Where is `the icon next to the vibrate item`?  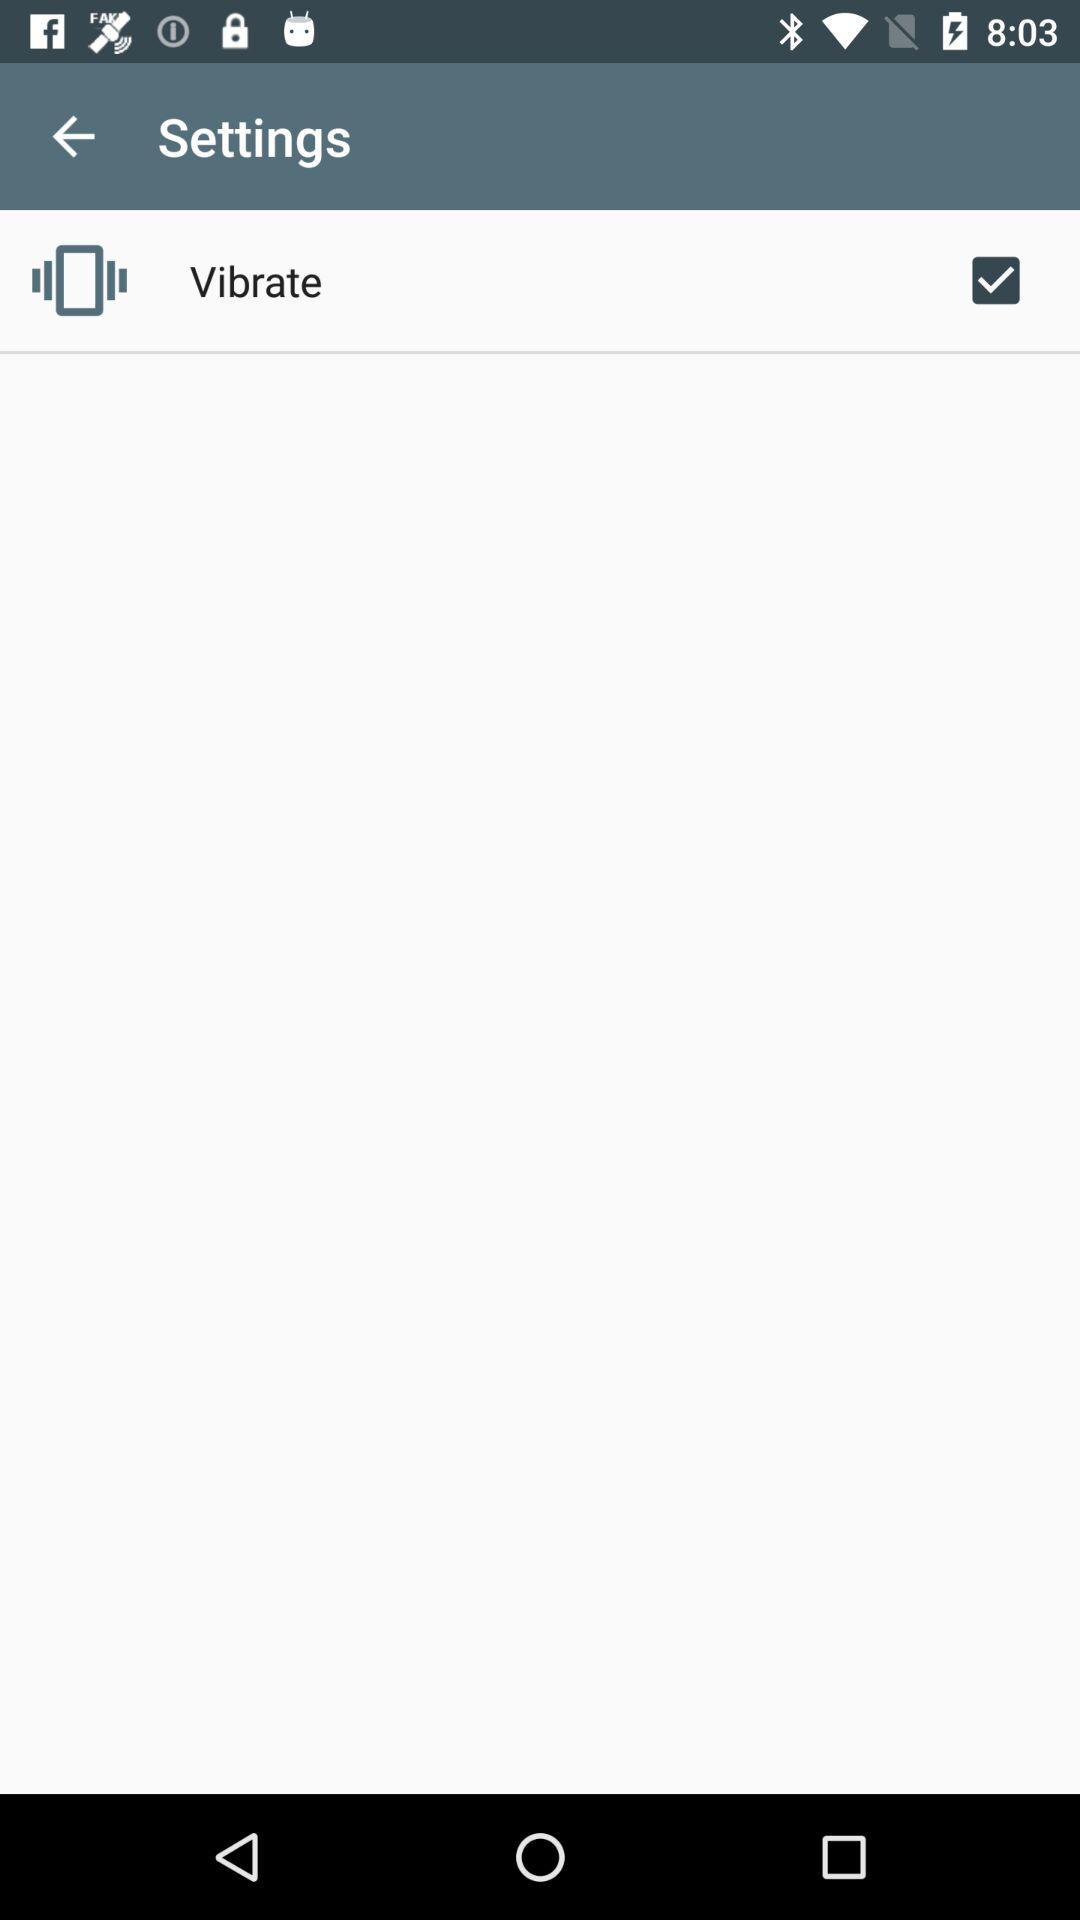 the icon next to the vibrate item is located at coordinates (995, 279).